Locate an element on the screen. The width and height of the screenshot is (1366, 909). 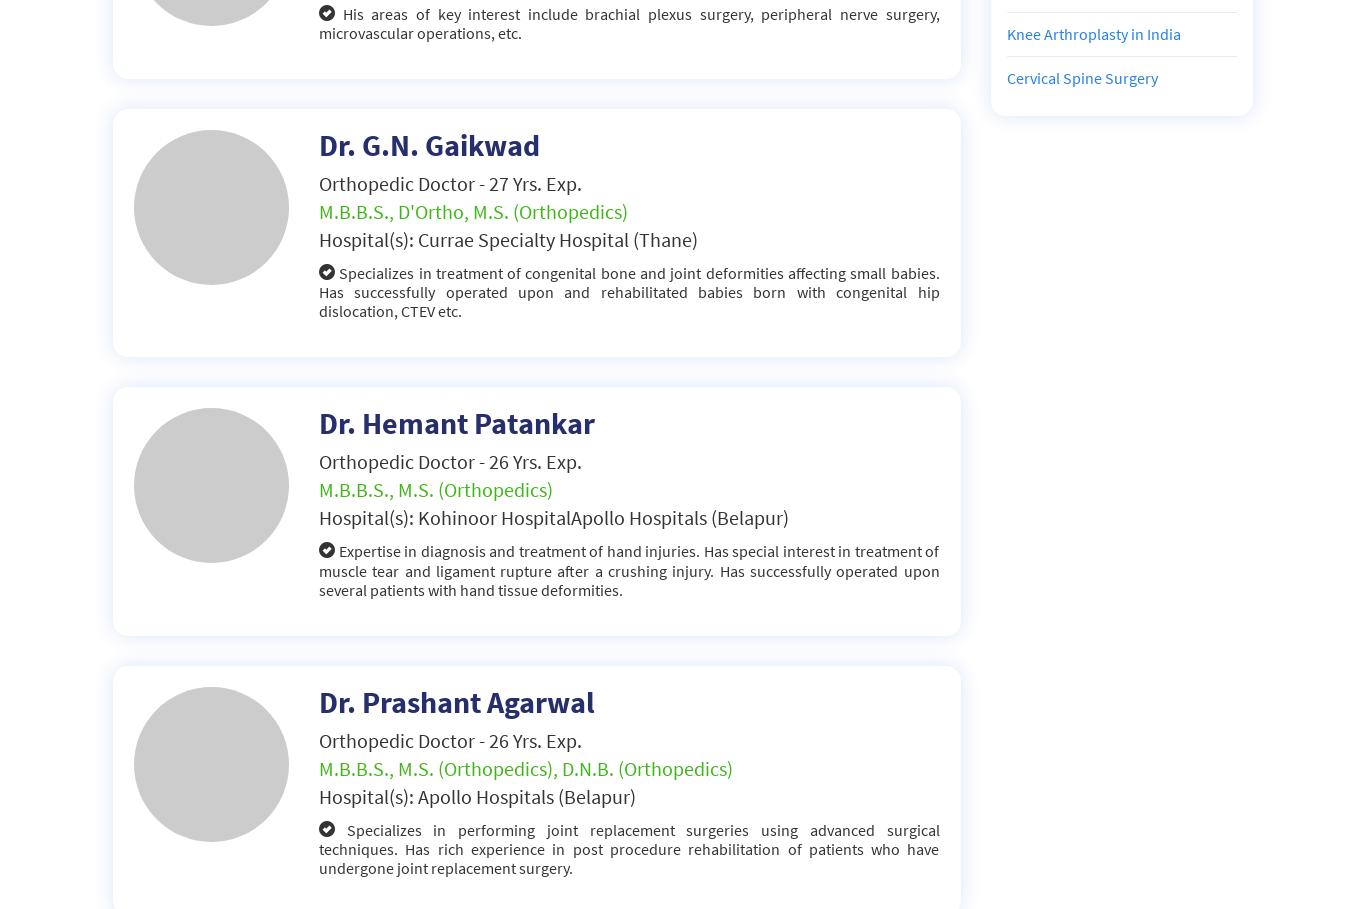
'M.B.B.S., M.S. (Orthopedics), D.N.B. (Orthopedics)' is located at coordinates (526, 768).